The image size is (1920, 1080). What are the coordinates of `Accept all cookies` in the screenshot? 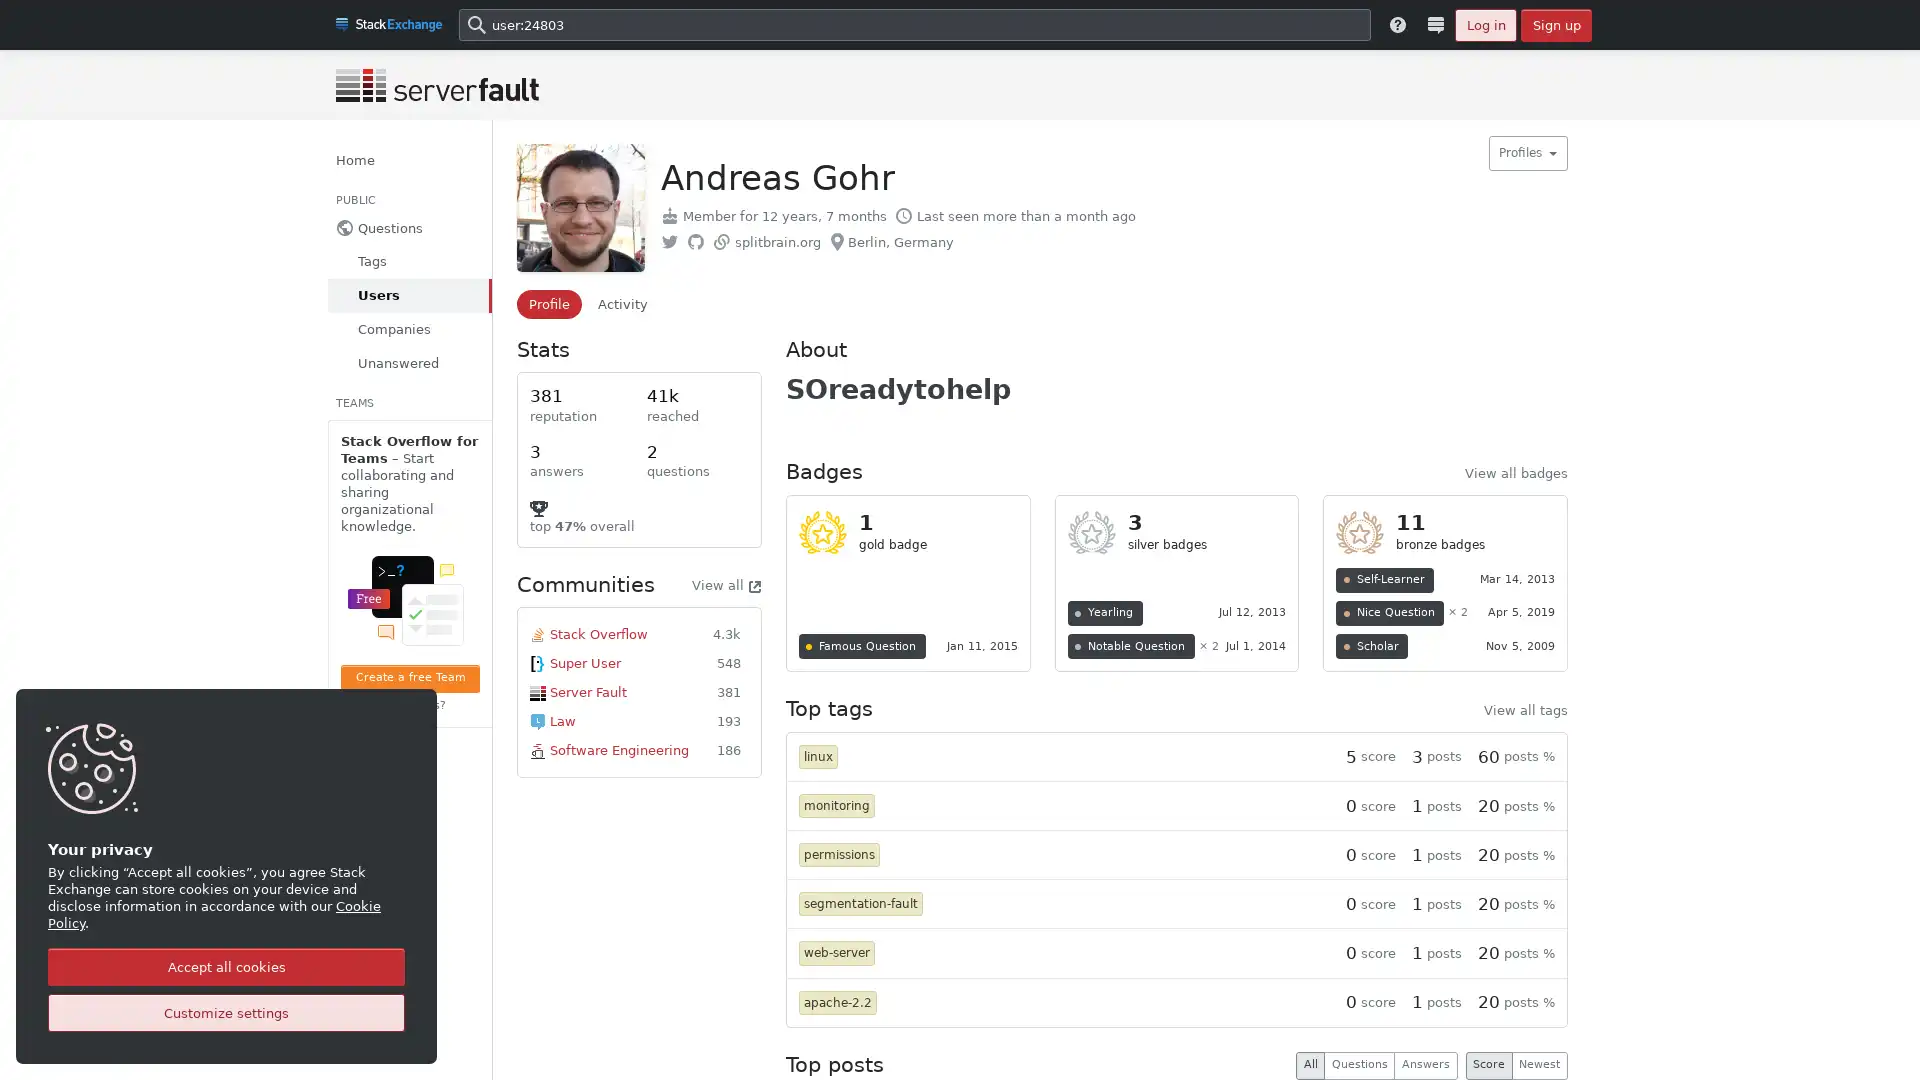 It's located at (226, 966).